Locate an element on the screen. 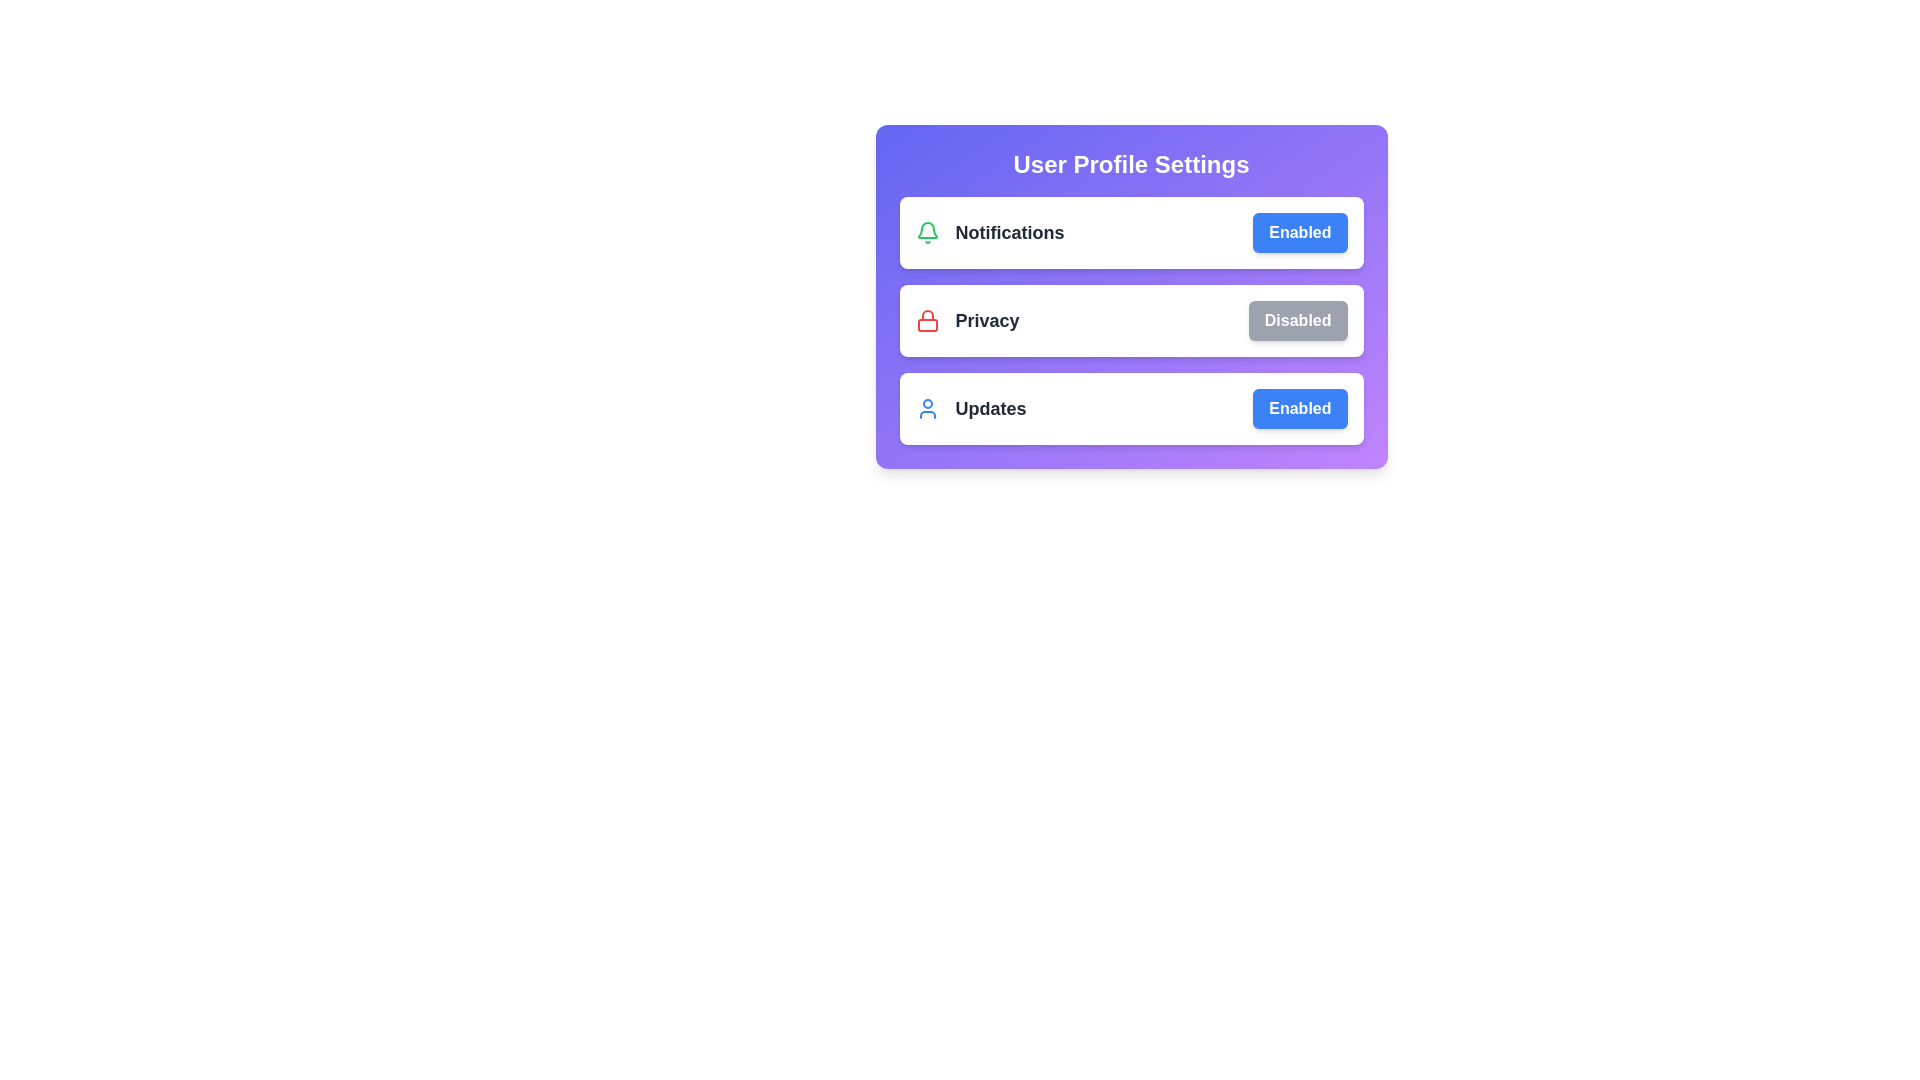 The height and width of the screenshot is (1080, 1920). the 'Disabled' button for the 'Privacy' setting to toggle its state is located at coordinates (1297, 319).